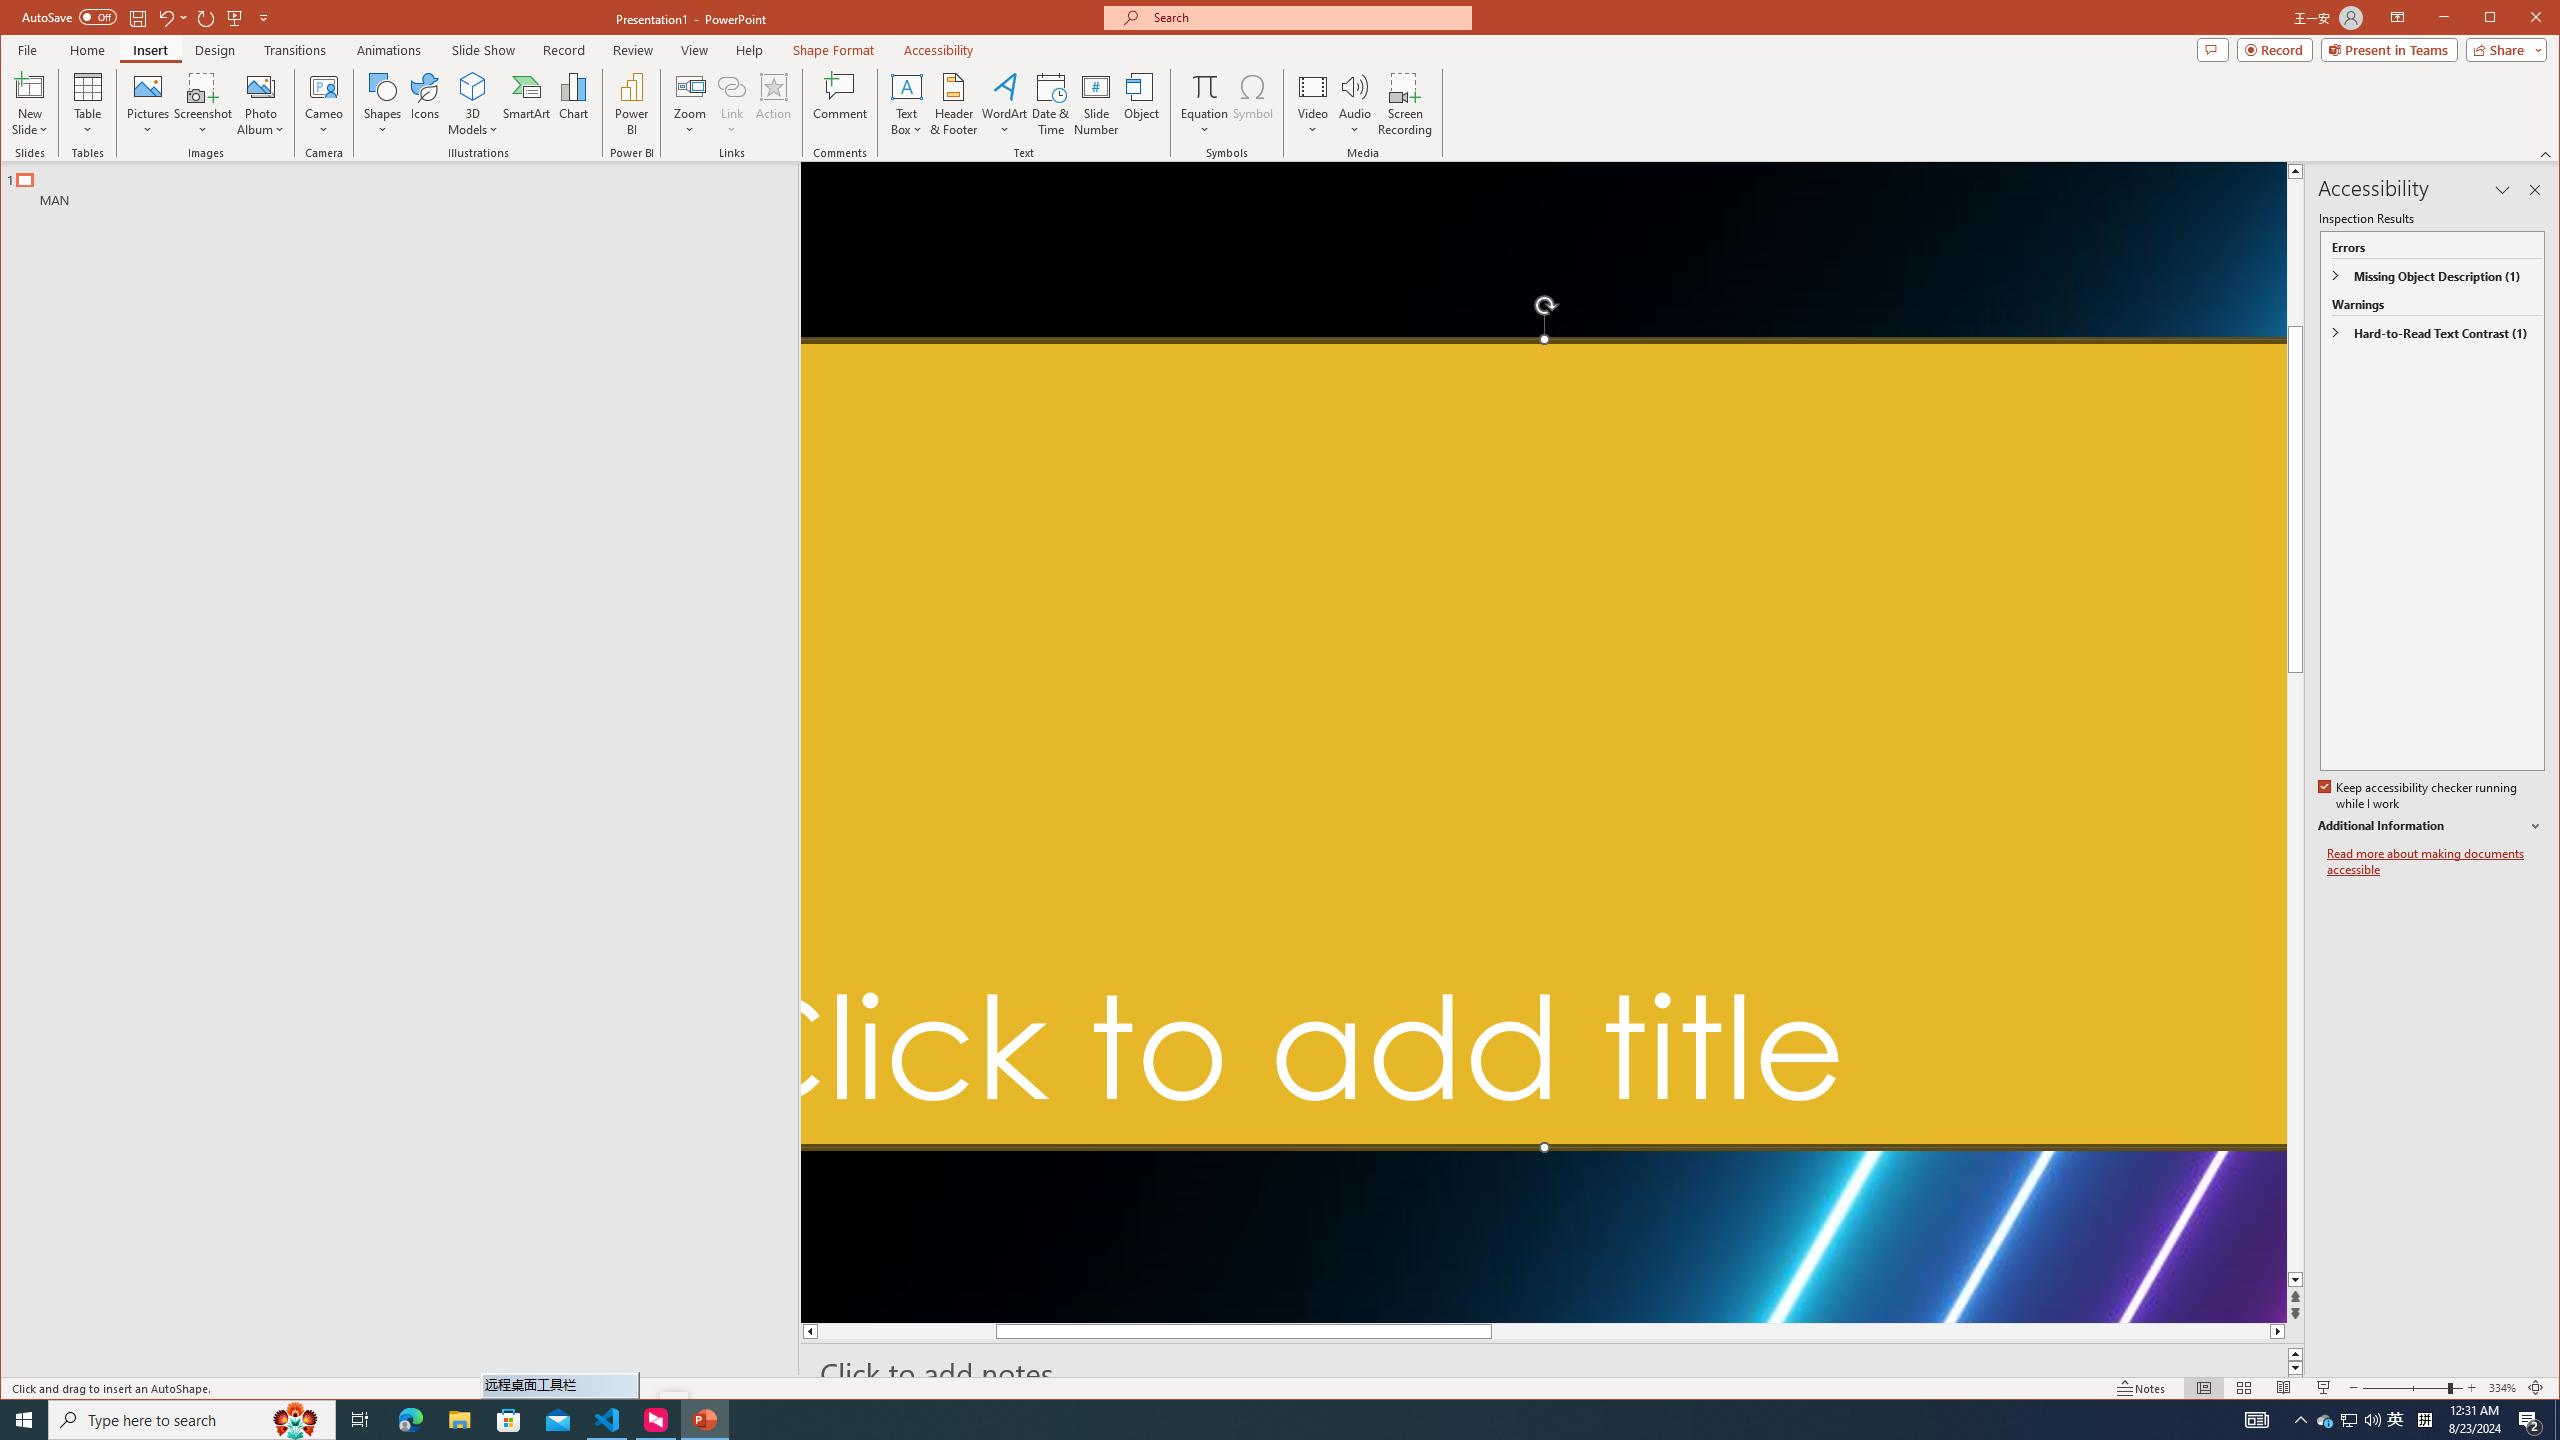 This screenshot has width=2560, height=1440. What do you see at coordinates (1141, 103) in the screenshot?
I see `'Object...'` at bounding box center [1141, 103].